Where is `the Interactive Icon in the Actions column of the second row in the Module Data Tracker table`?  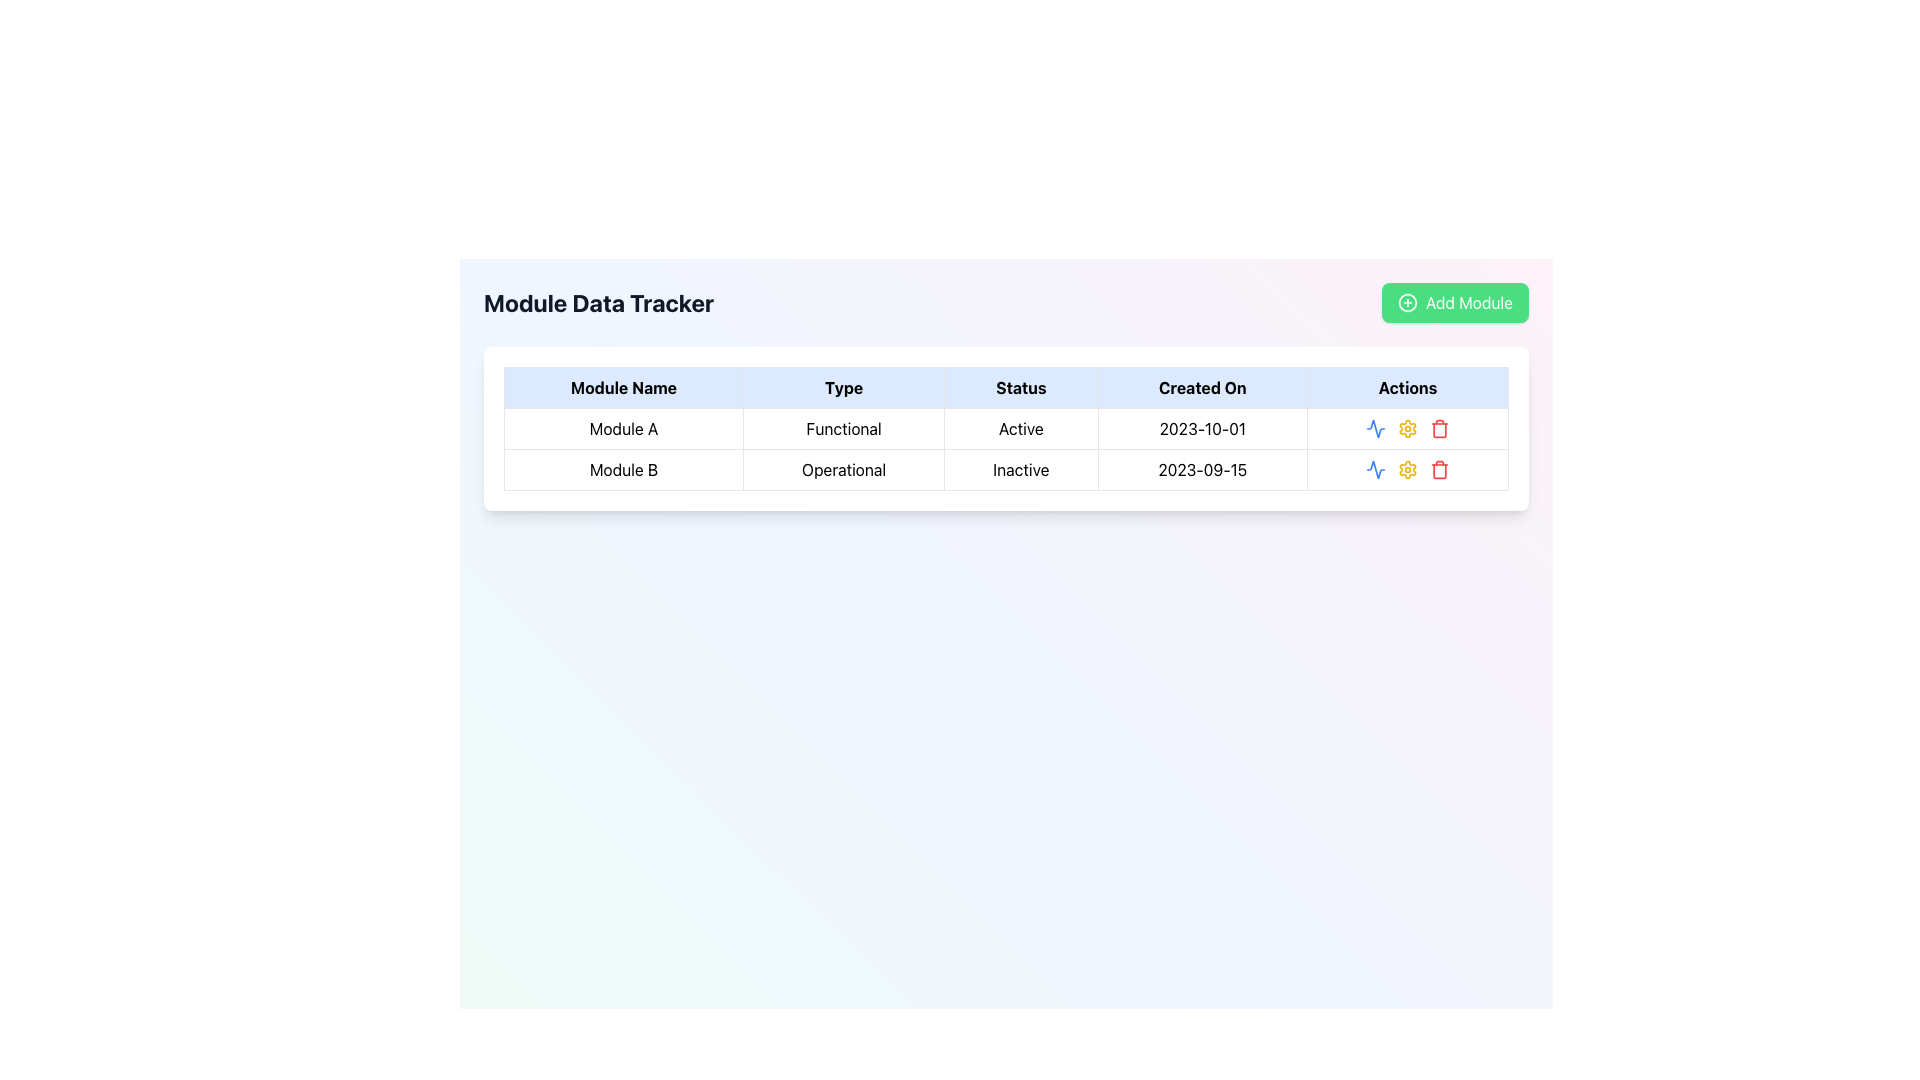
the Interactive Icon in the Actions column of the second row in the Module Data Tracker table is located at coordinates (1375, 427).